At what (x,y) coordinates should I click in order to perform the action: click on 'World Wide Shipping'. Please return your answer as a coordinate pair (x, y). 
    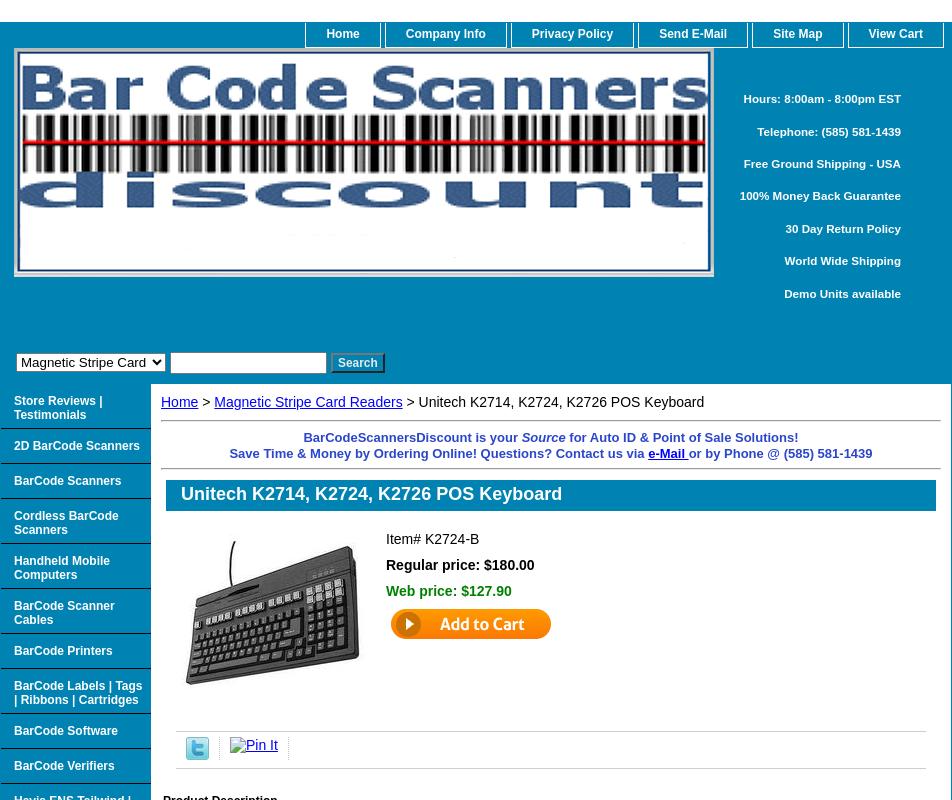
    Looking at the image, I should click on (842, 259).